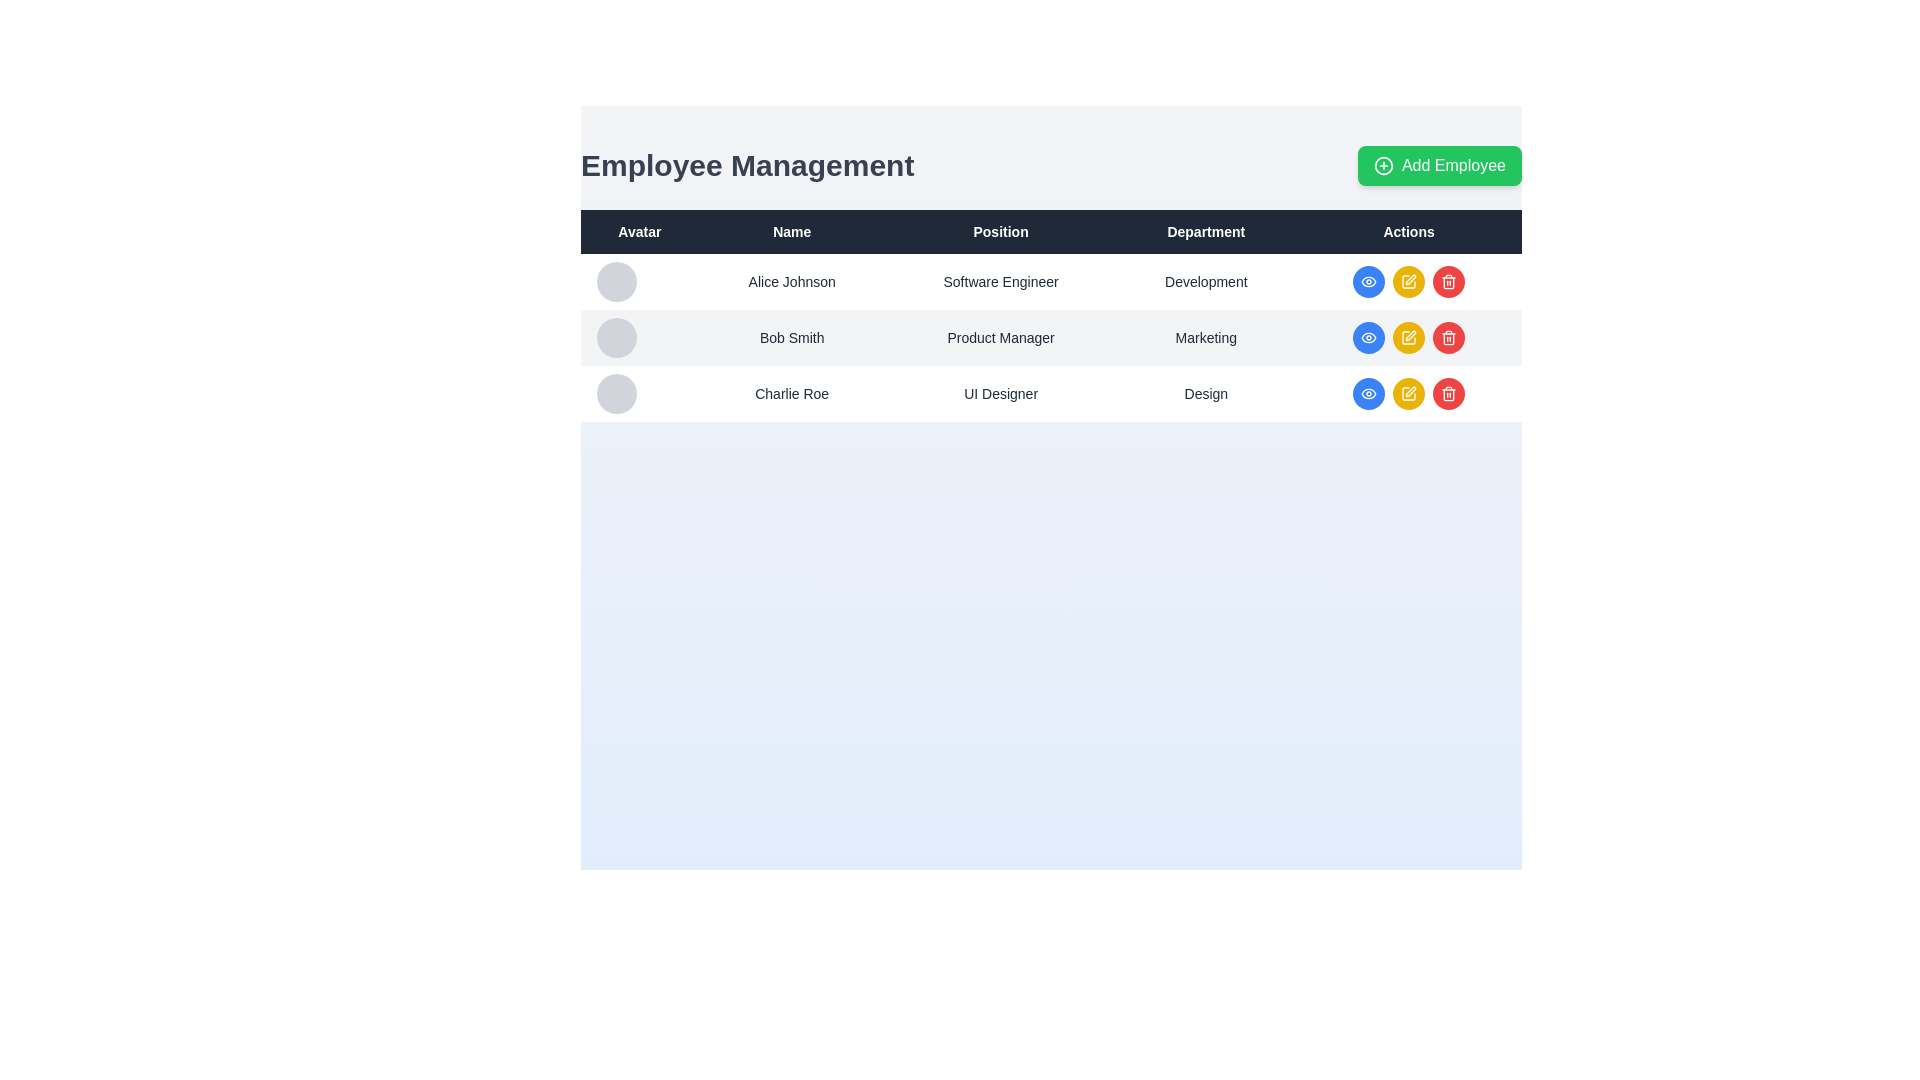 The height and width of the screenshot is (1080, 1920). Describe the element at coordinates (1205, 281) in the screenshot. I see `the 'Department' text element indicating the department for employee 'Alice Johnson' in the employee management interface` at that location.